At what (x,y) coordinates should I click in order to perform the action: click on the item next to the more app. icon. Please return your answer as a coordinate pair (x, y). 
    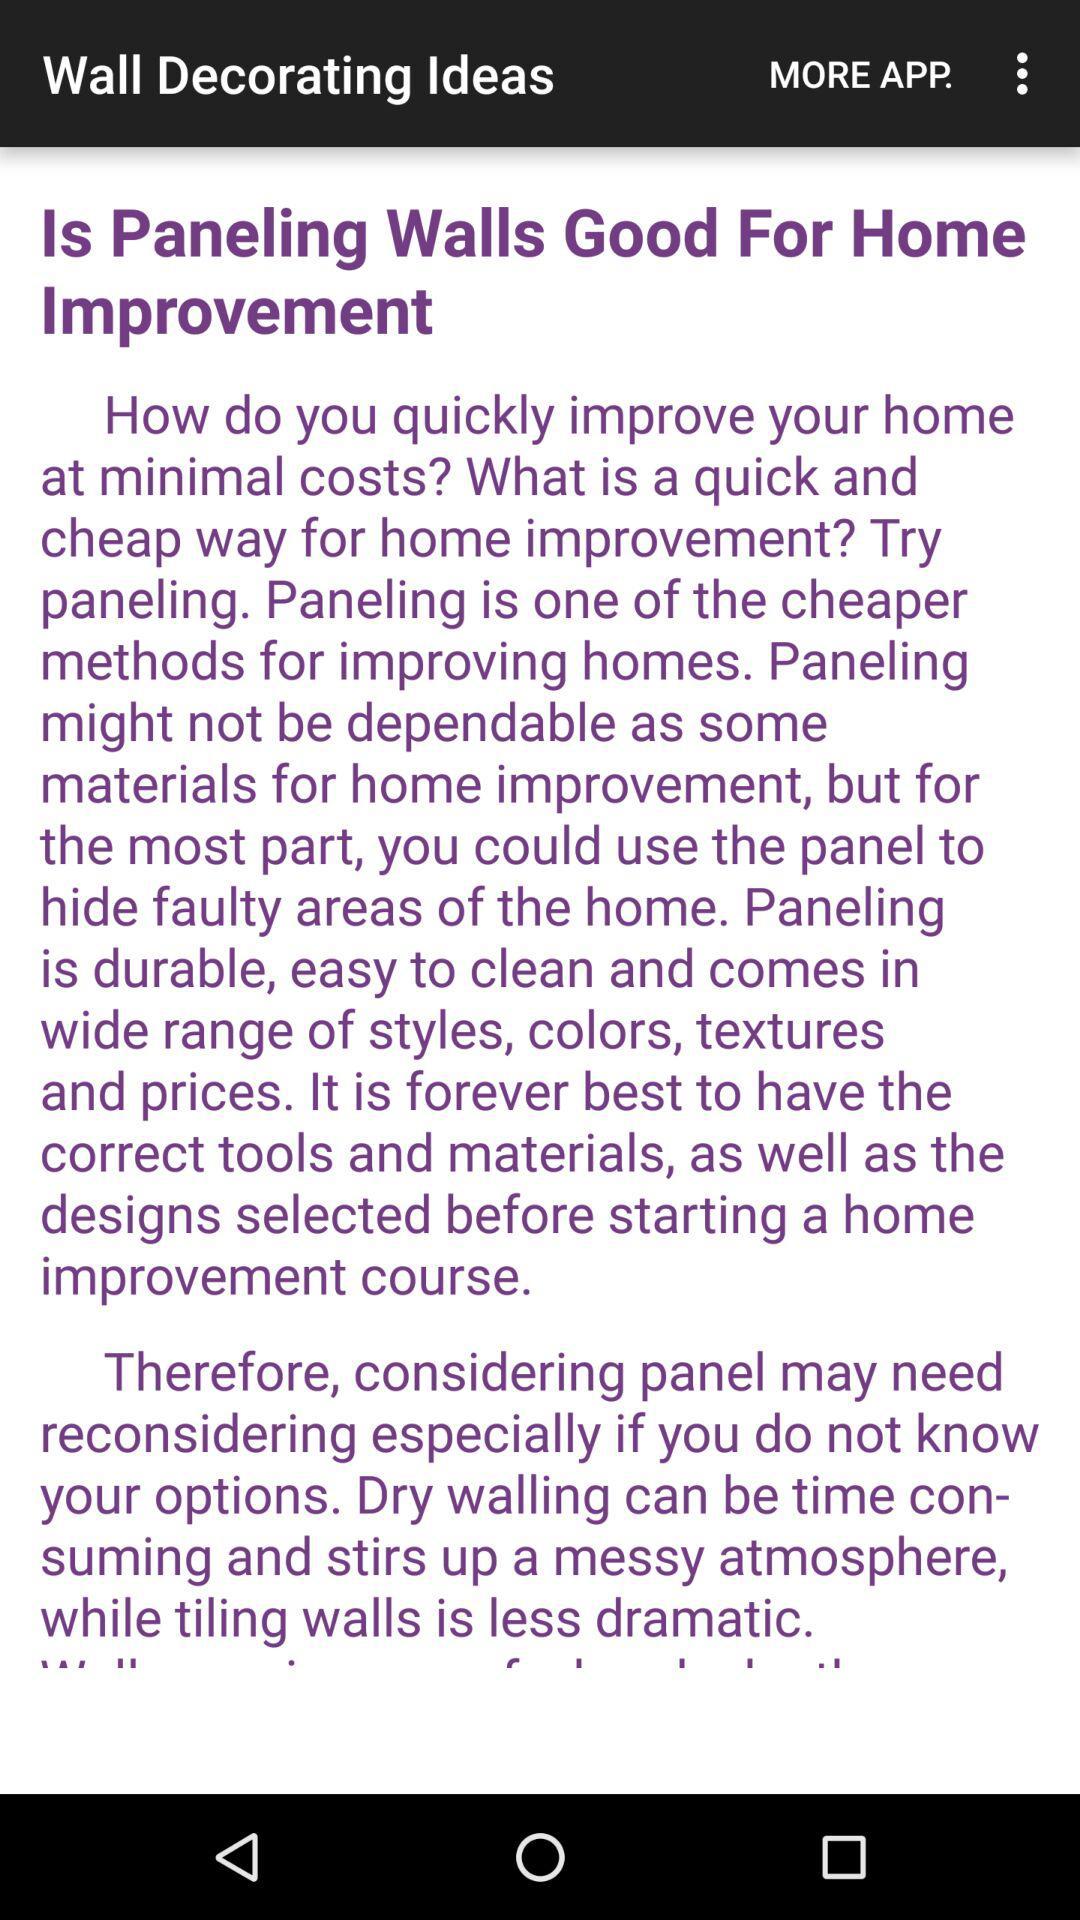
    Looking at the image, I should click on (1027, 73).